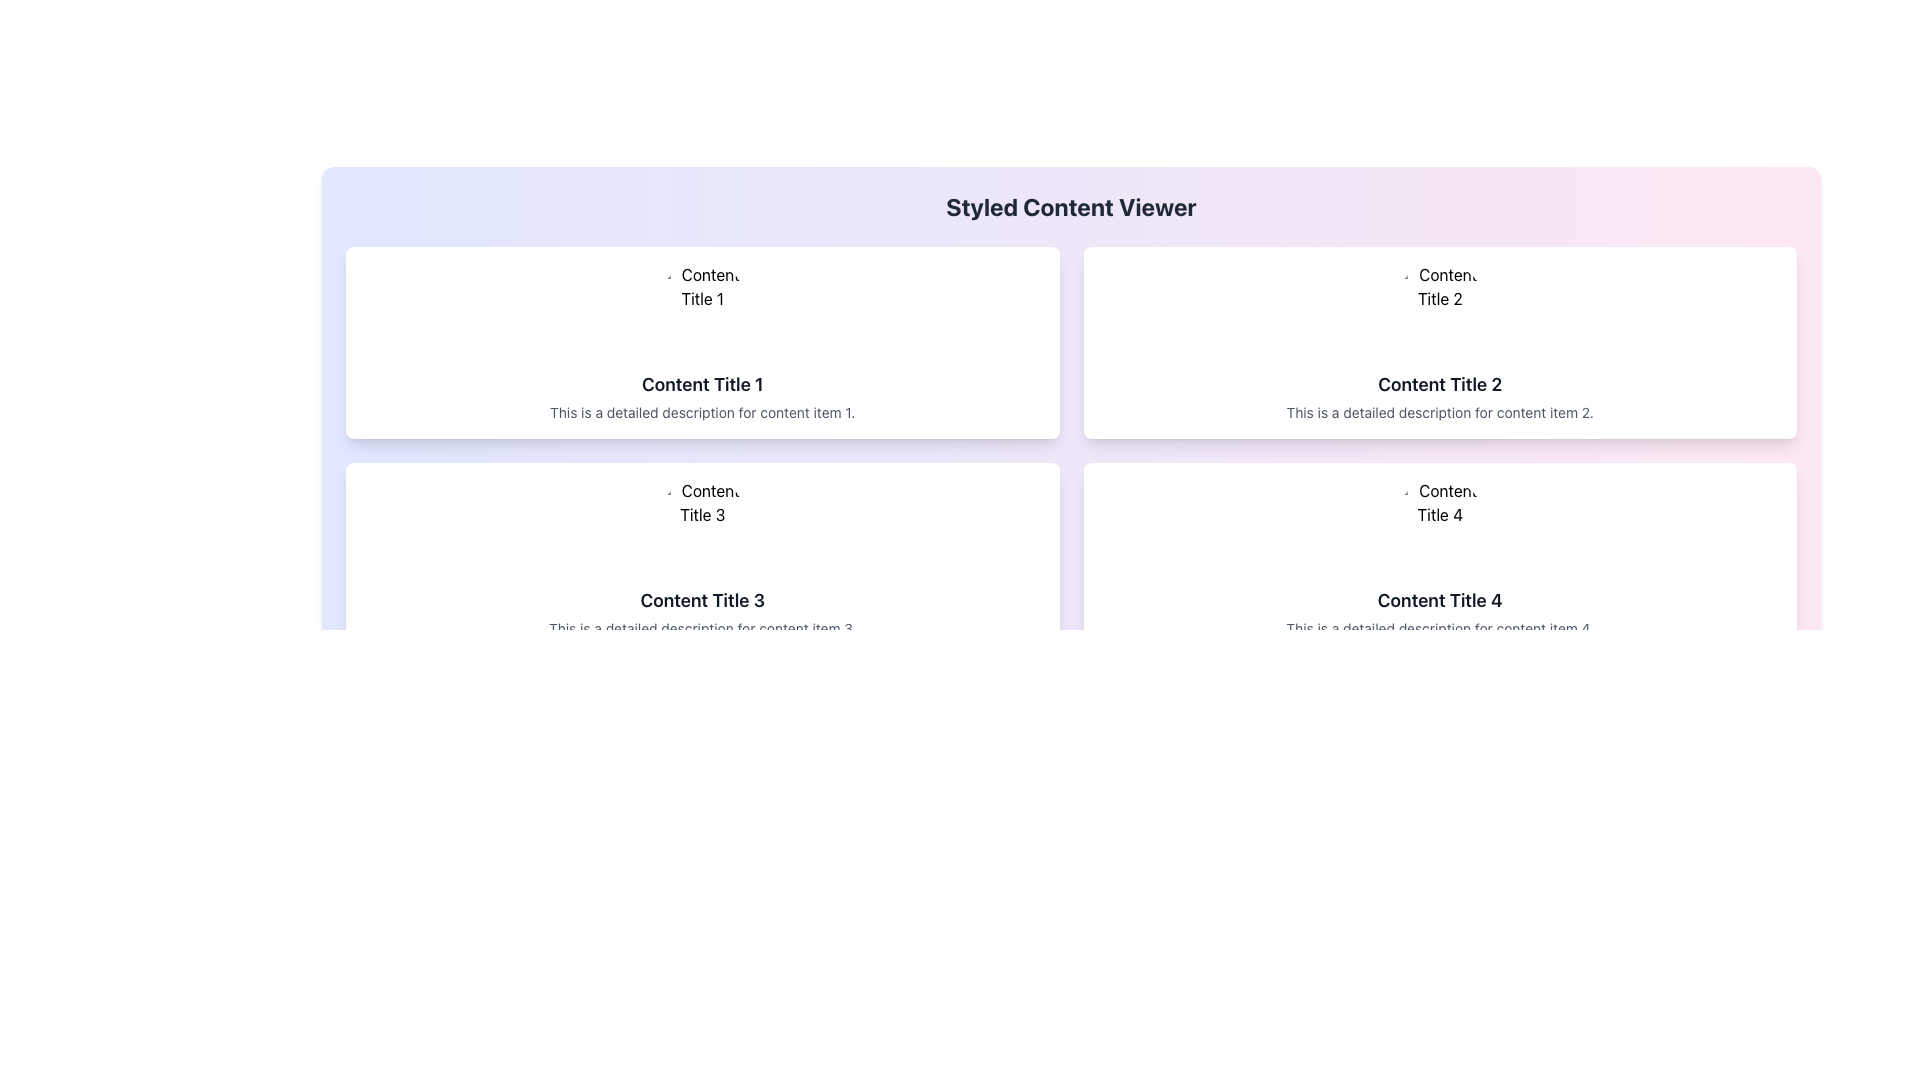 The image size is (1920, 1080). What do you see at coordinates (702, 559) in the screenshot?
I see `the Card component located in the second row, first column of the grid layout, which displays content including a title and description` at bounding box center [702, 559].